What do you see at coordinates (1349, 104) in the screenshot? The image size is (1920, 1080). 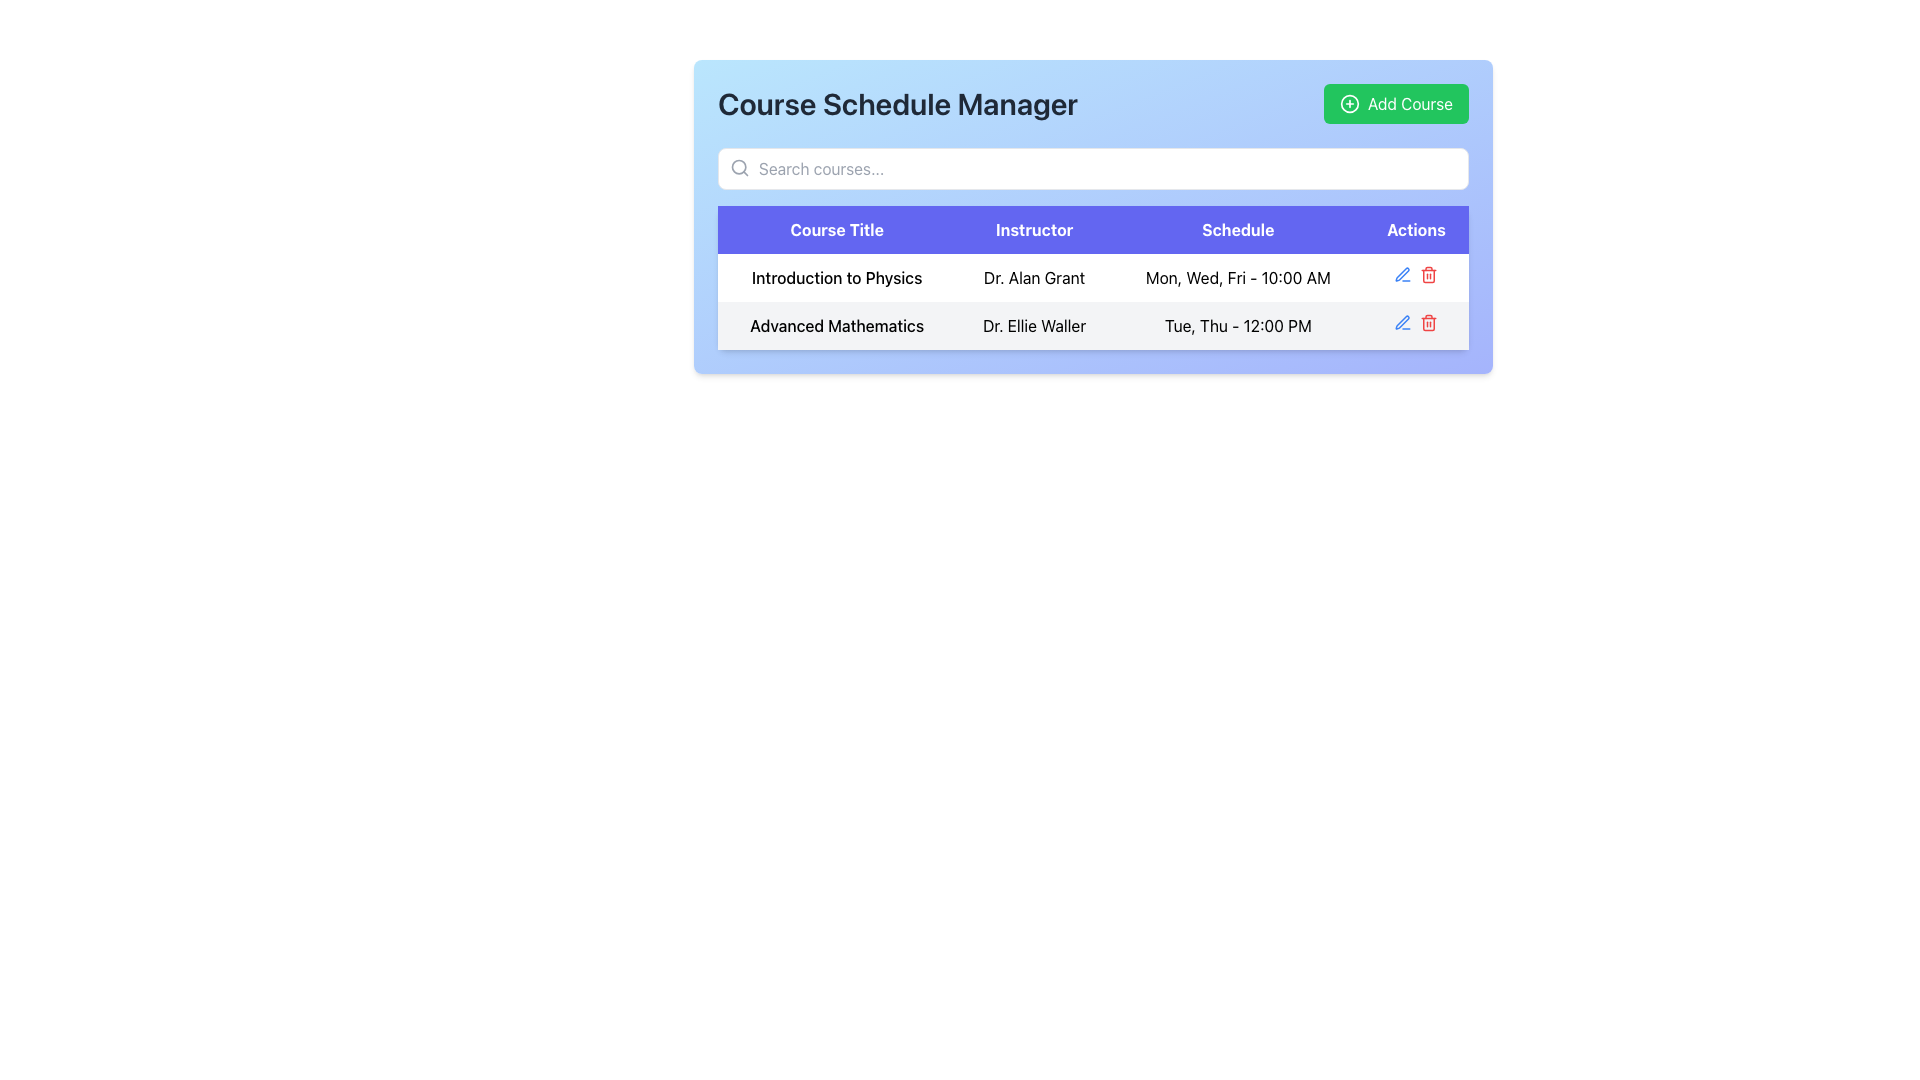 I see `the icon representing the 'Add Course' action, which is part of the 'Add Course' button group located in the top-right corner of the interface, positioned to the left of the 'Add Course' label` at bounding box center [1349, 104].